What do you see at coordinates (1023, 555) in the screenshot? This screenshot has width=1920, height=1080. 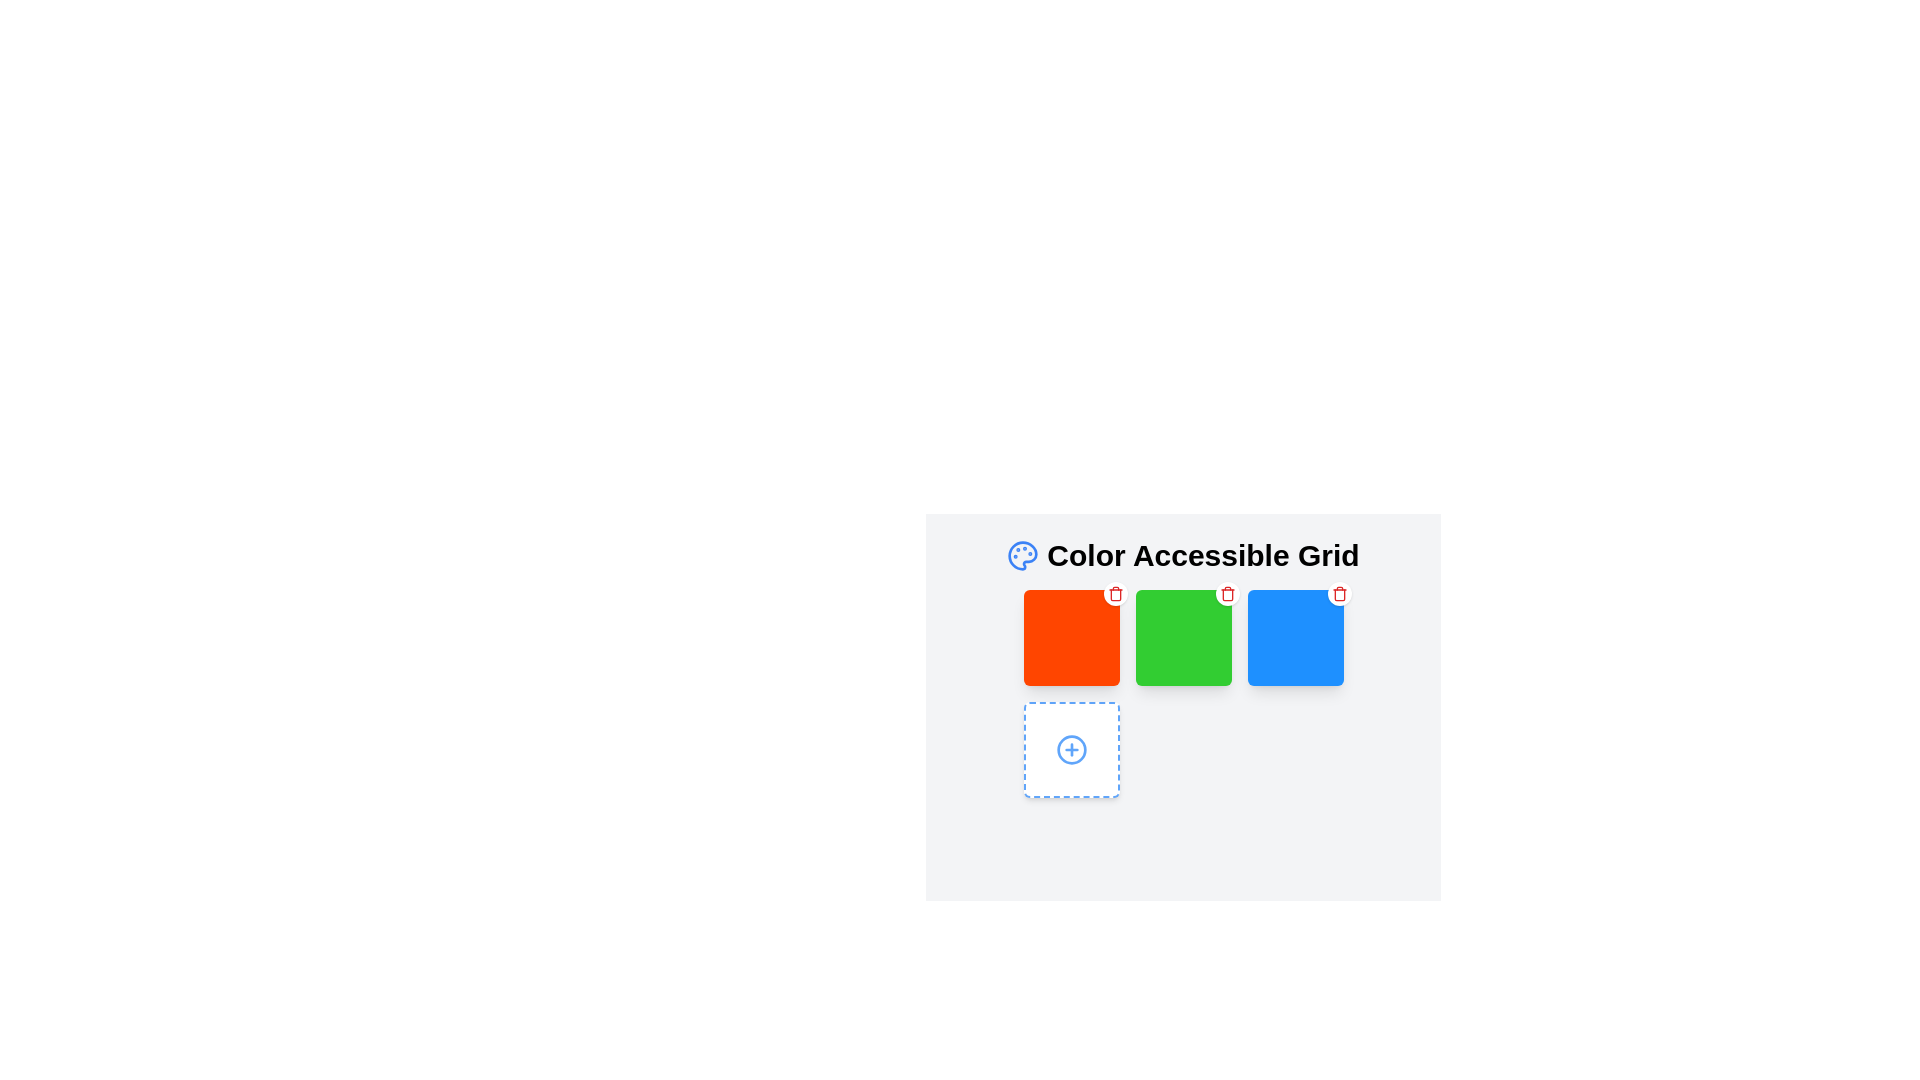 I see `the blue circular palette icon, which is located to the left of the text 'Color Accessible Grid' in the heading section at the top of the layout` at bounding box center [1023, 555].